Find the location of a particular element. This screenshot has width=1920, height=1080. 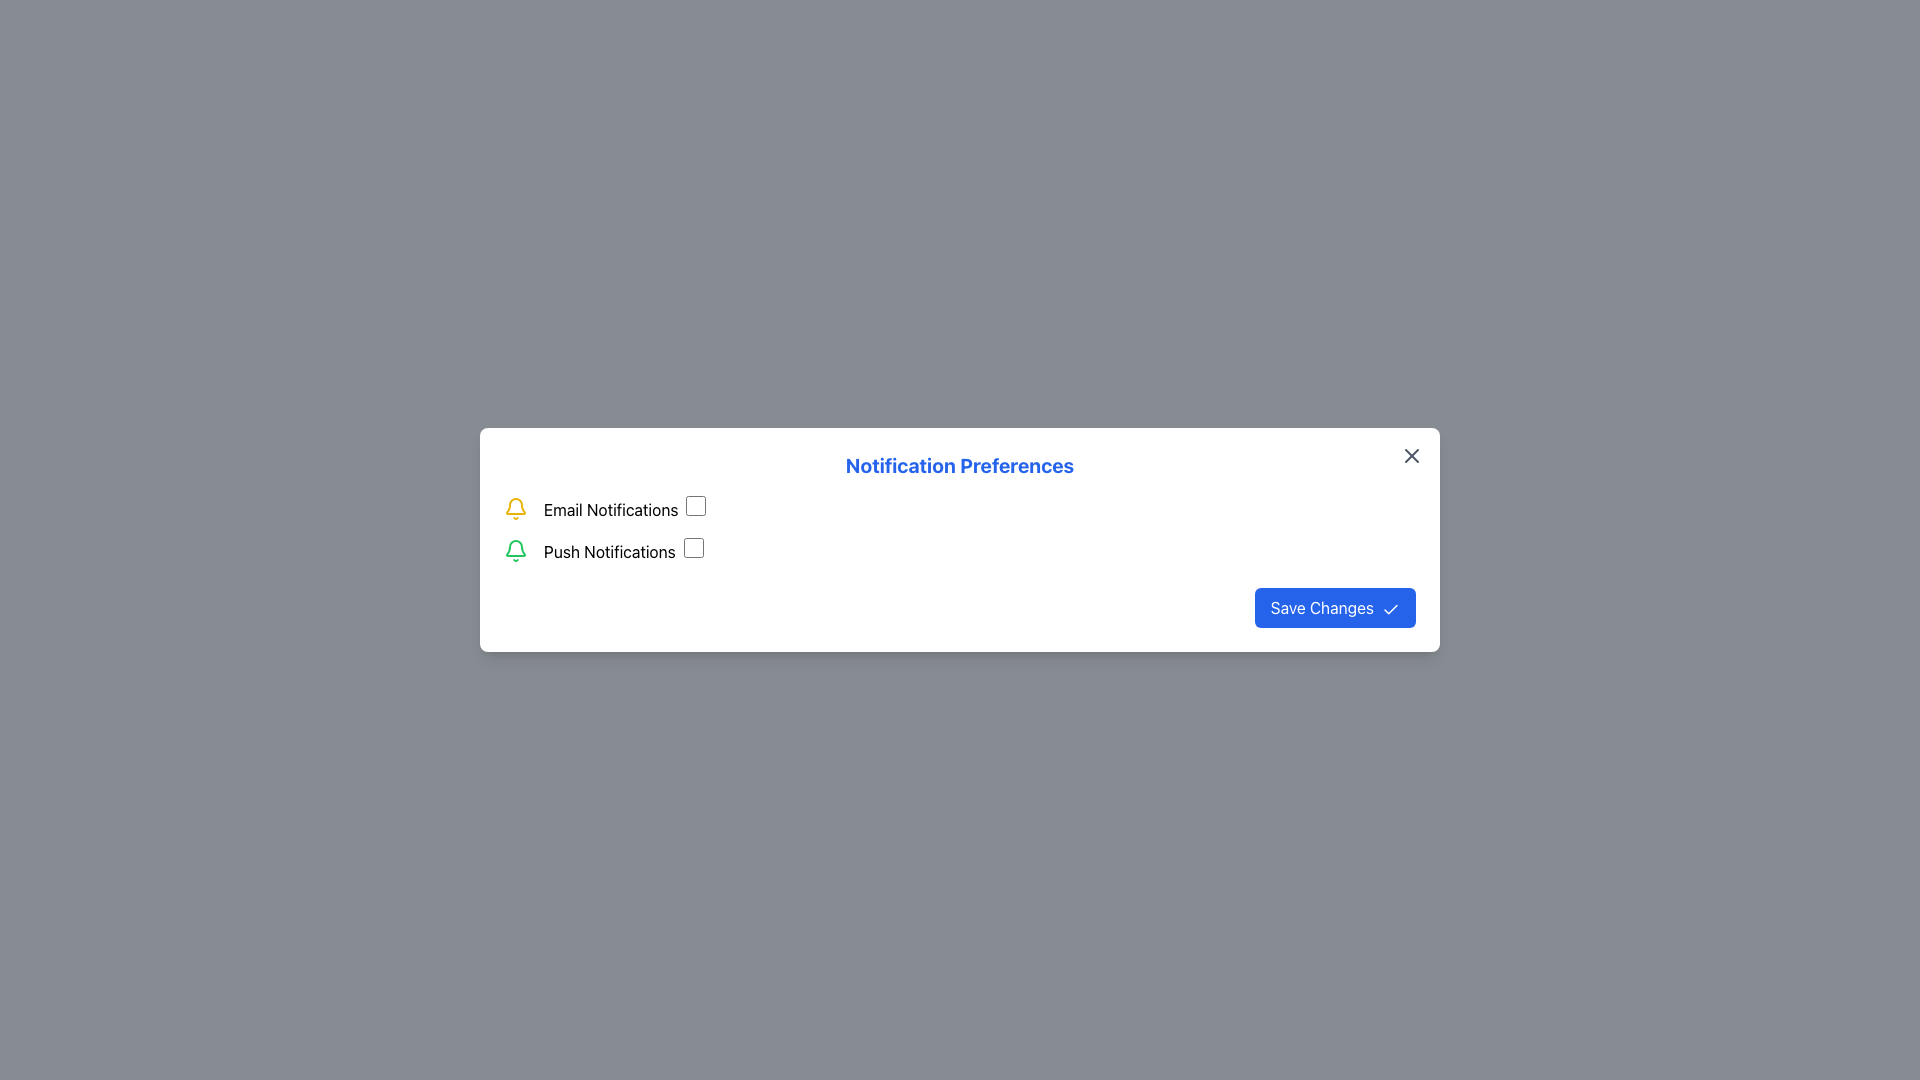

the save changes button located at the bottom-right corner of the modal dialog box to enable potential interactions is located at coordinates (1335, 607).